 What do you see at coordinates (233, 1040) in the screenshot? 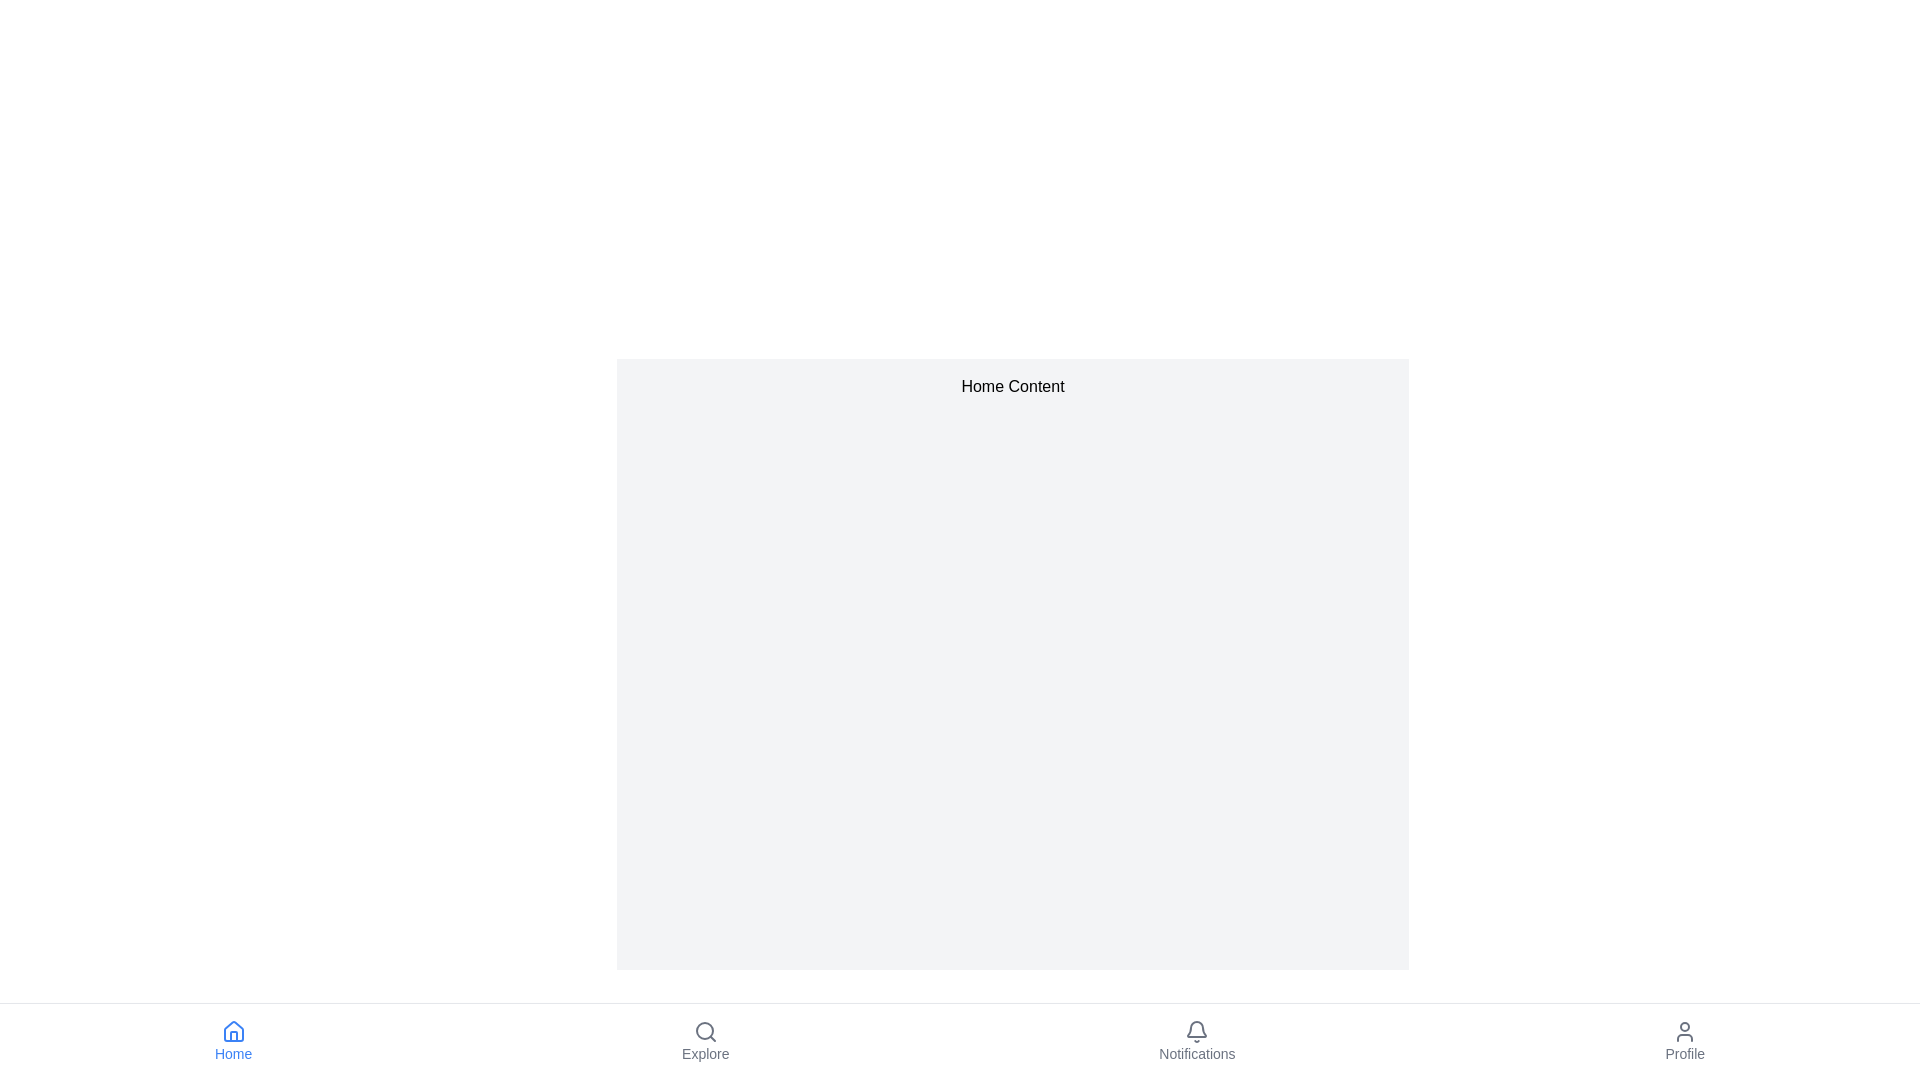
I see `the 'Home' navigation button, which features a house icon and is styled in blue` at bounding box center [233, 1040].